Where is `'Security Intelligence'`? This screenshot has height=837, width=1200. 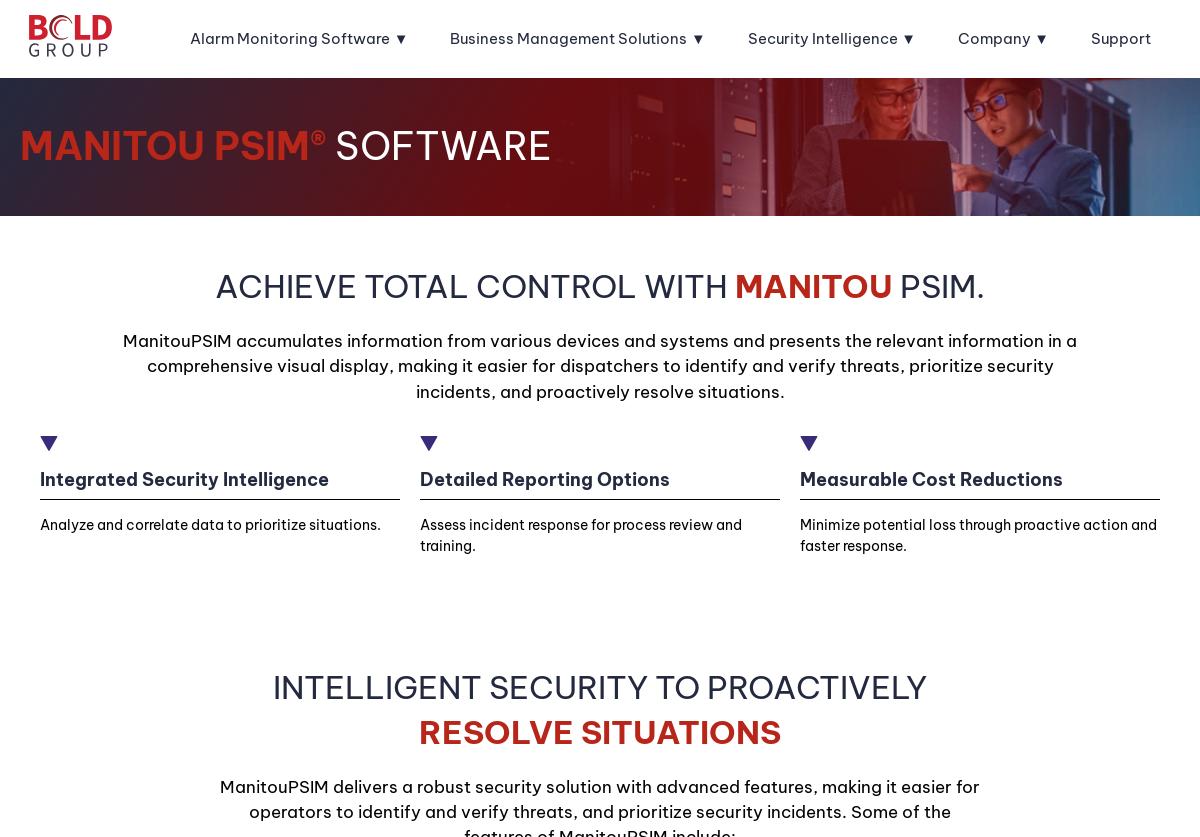
'Security Intelligence' is located at coordinates (821, 38).